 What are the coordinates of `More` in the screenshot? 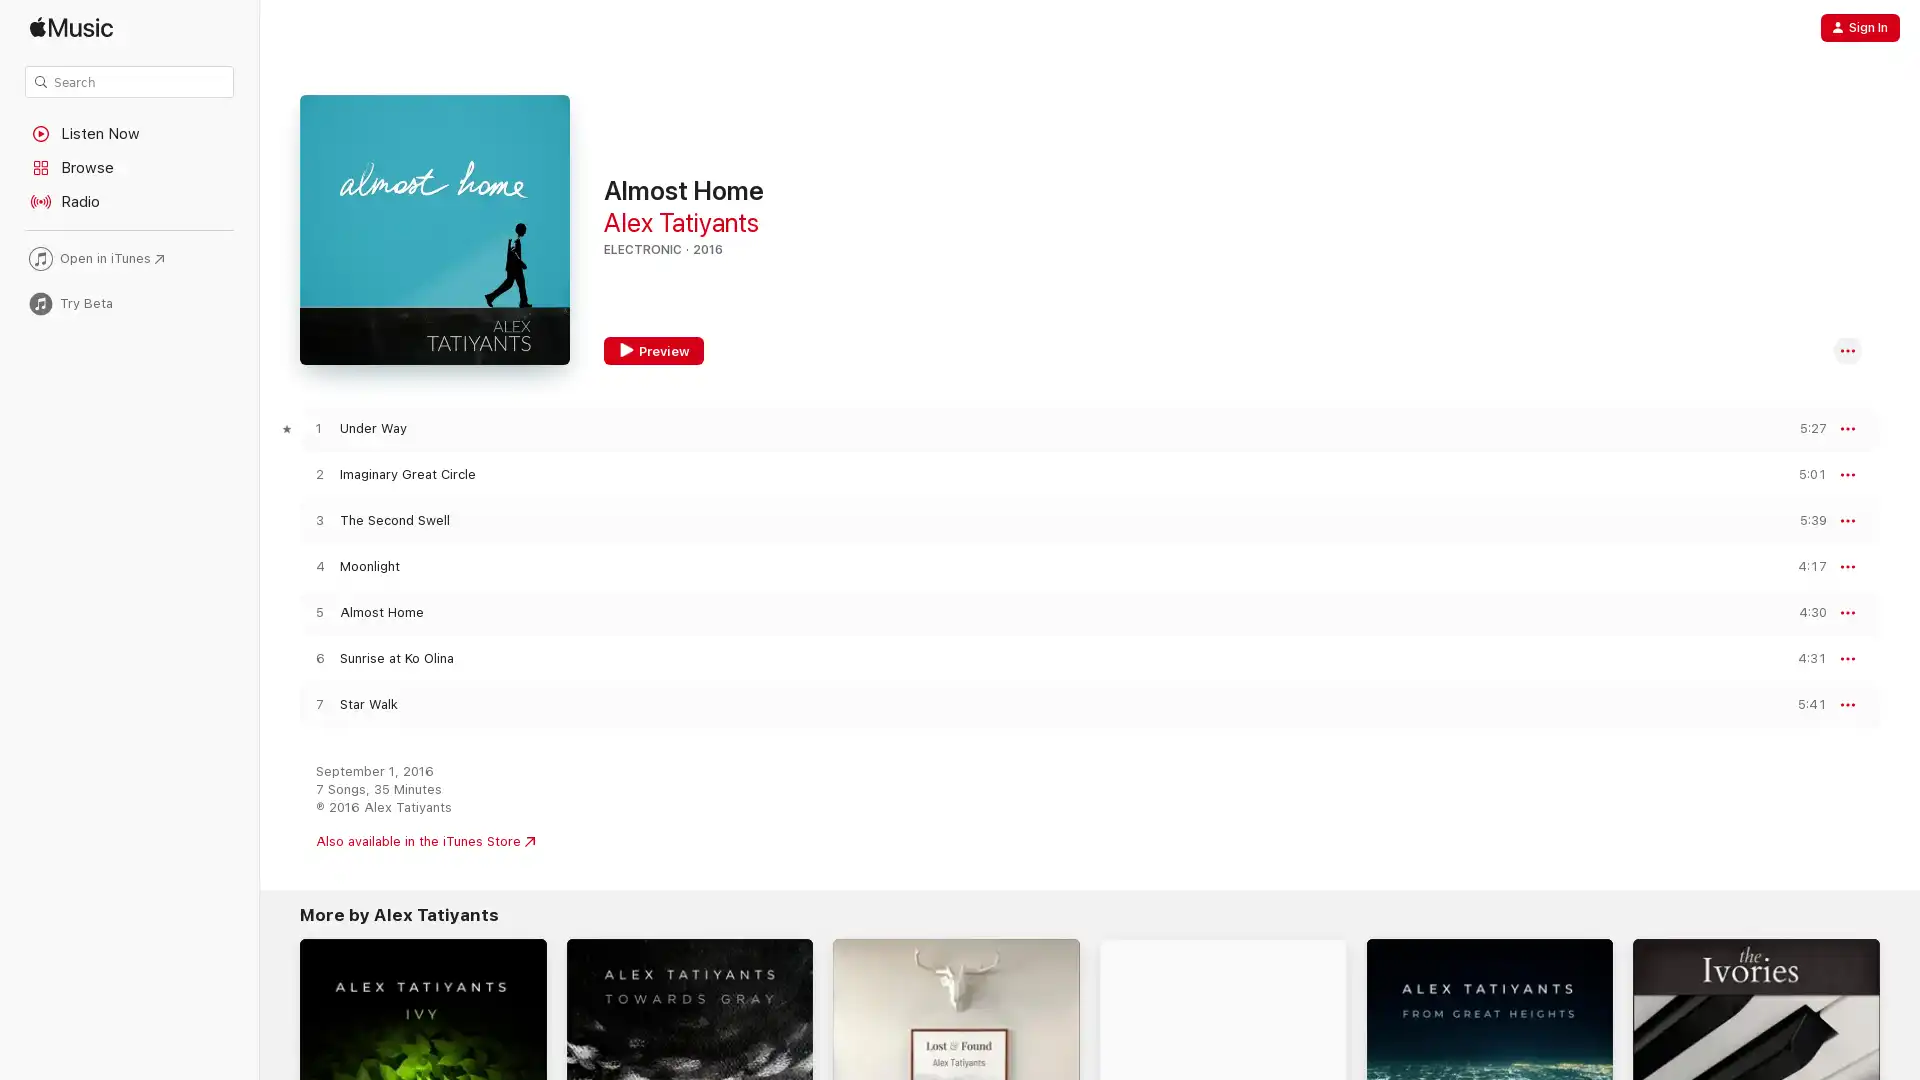 It's located at (1847, 519).